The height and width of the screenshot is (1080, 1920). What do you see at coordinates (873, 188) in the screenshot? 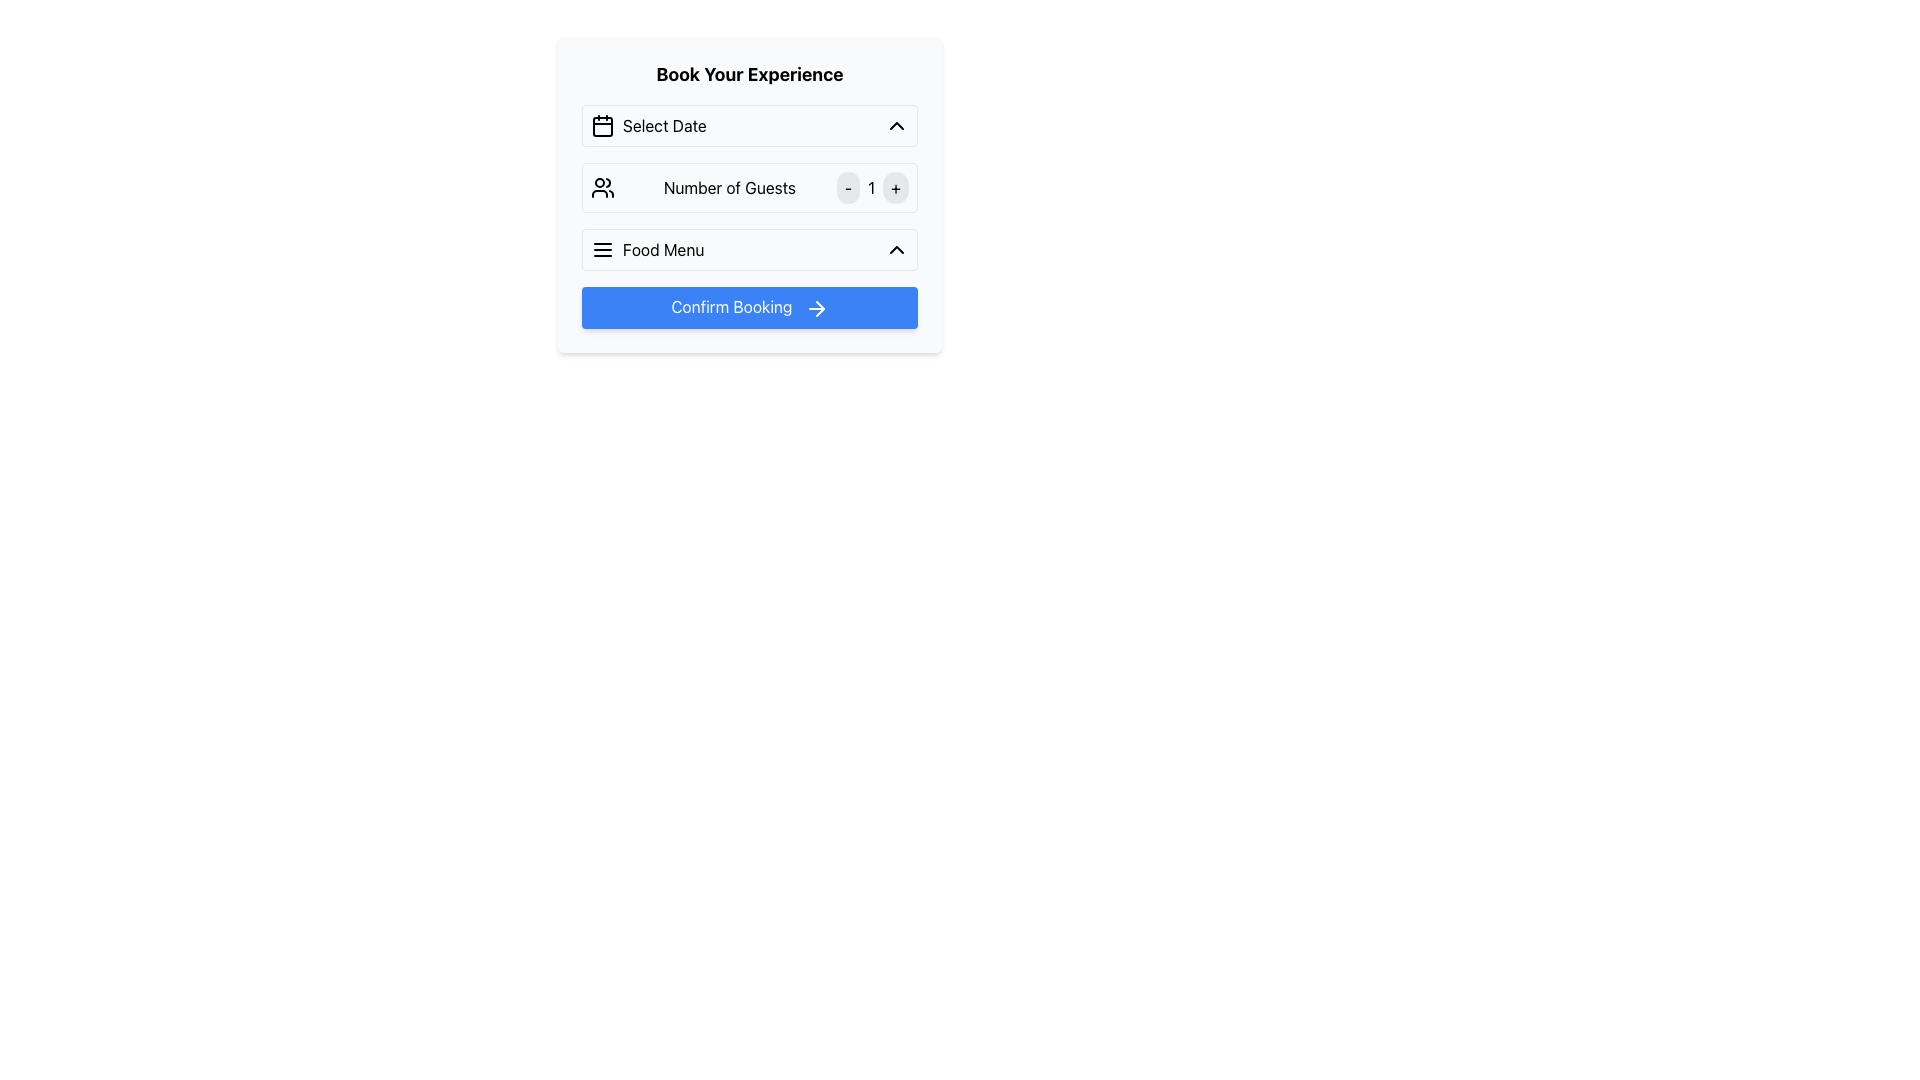
I see `the '-' button to decrease the number of selected guests and the '+' button to increase the number of selected guests, which are situated on either side of the Text label displaying the current numeric value` at bounding box center [873, 188].